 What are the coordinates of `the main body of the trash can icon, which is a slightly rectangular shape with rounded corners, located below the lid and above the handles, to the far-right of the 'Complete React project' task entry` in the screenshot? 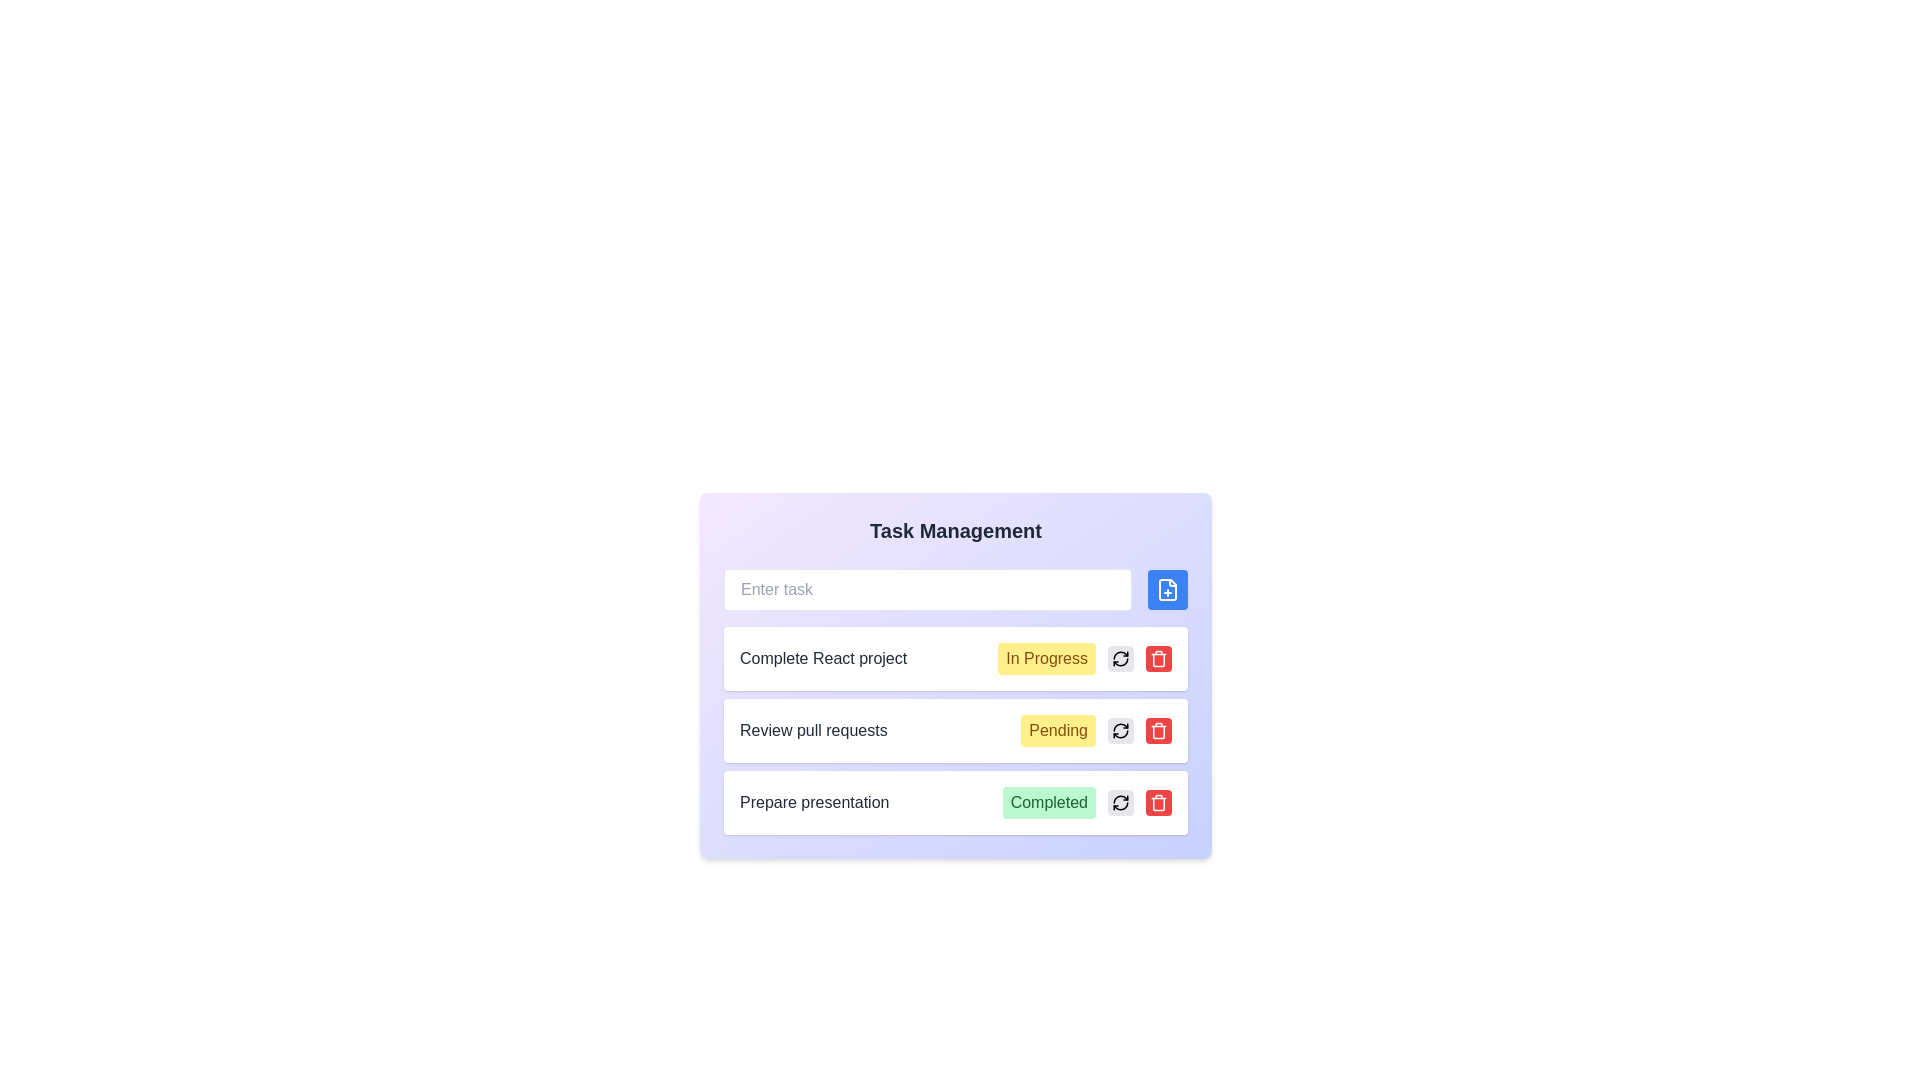 It's located at (1158, 803).